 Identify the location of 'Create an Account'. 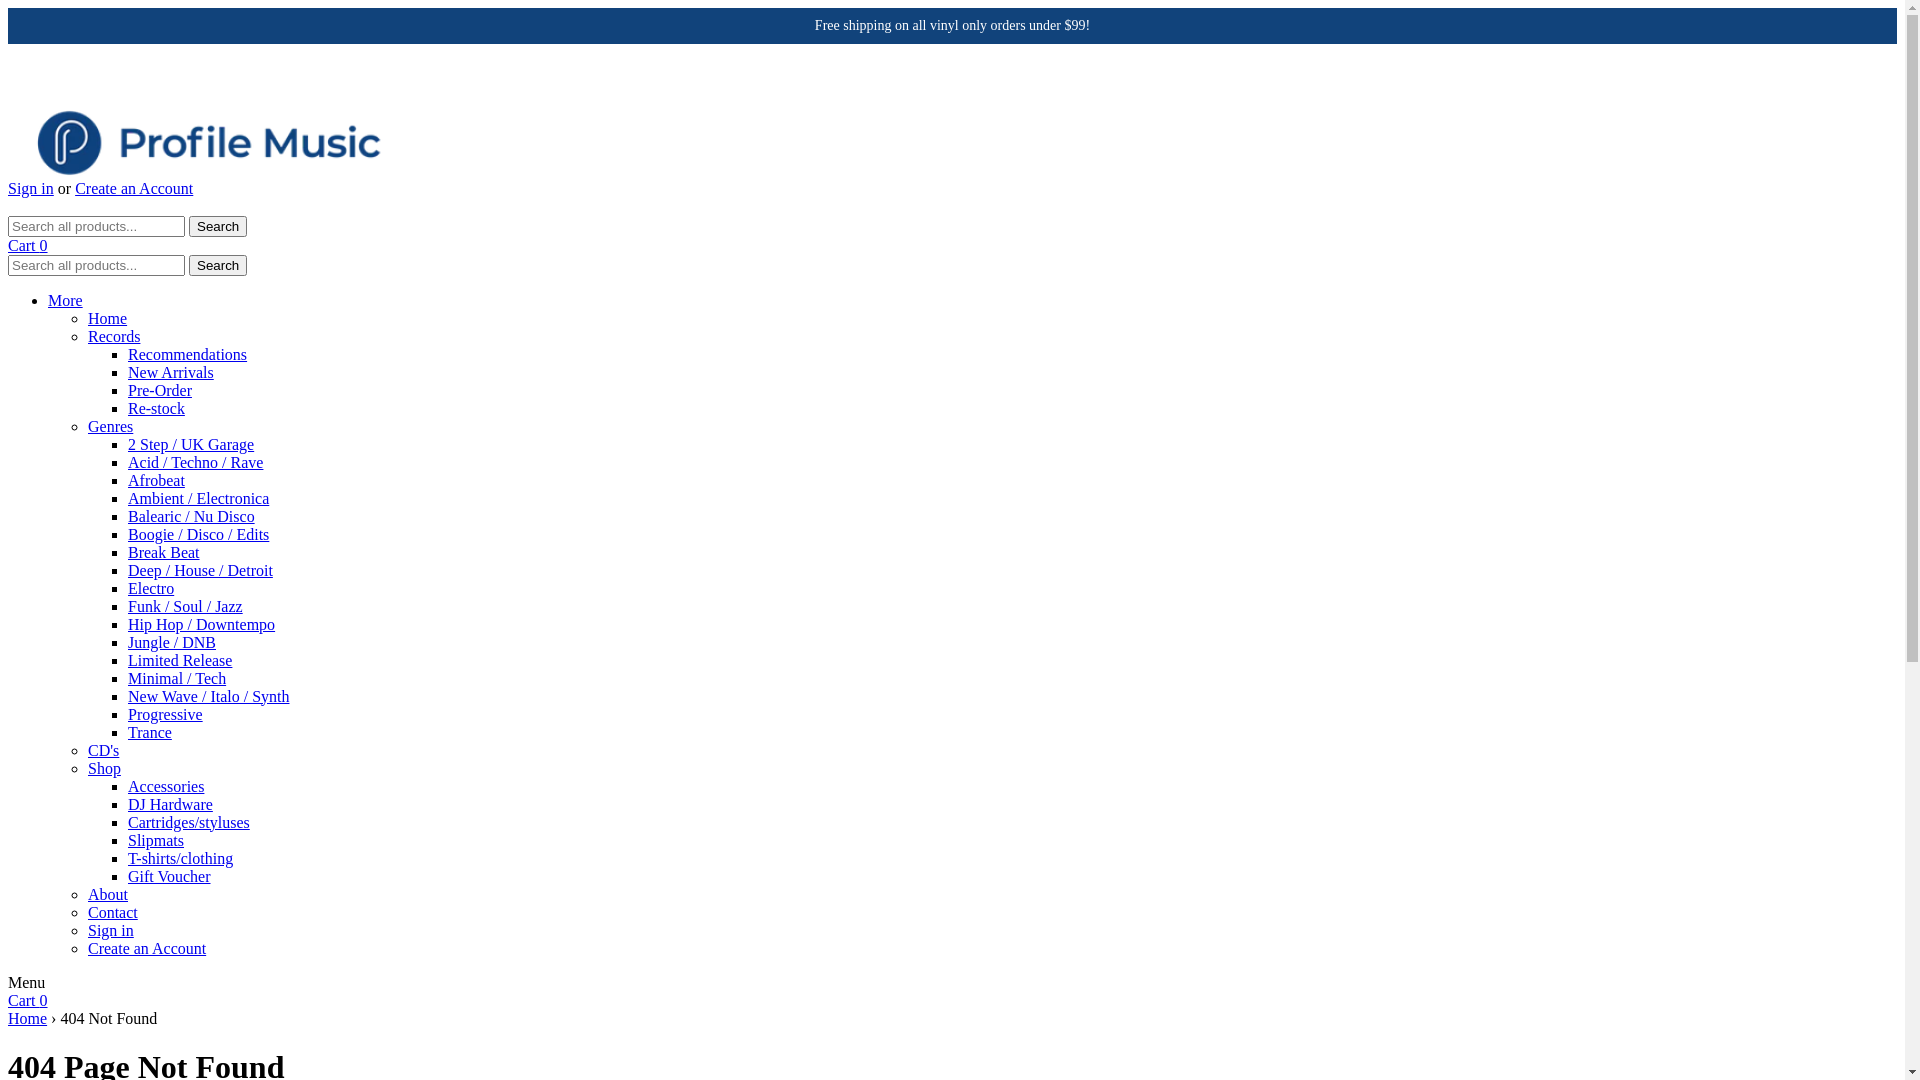
(133, 188).